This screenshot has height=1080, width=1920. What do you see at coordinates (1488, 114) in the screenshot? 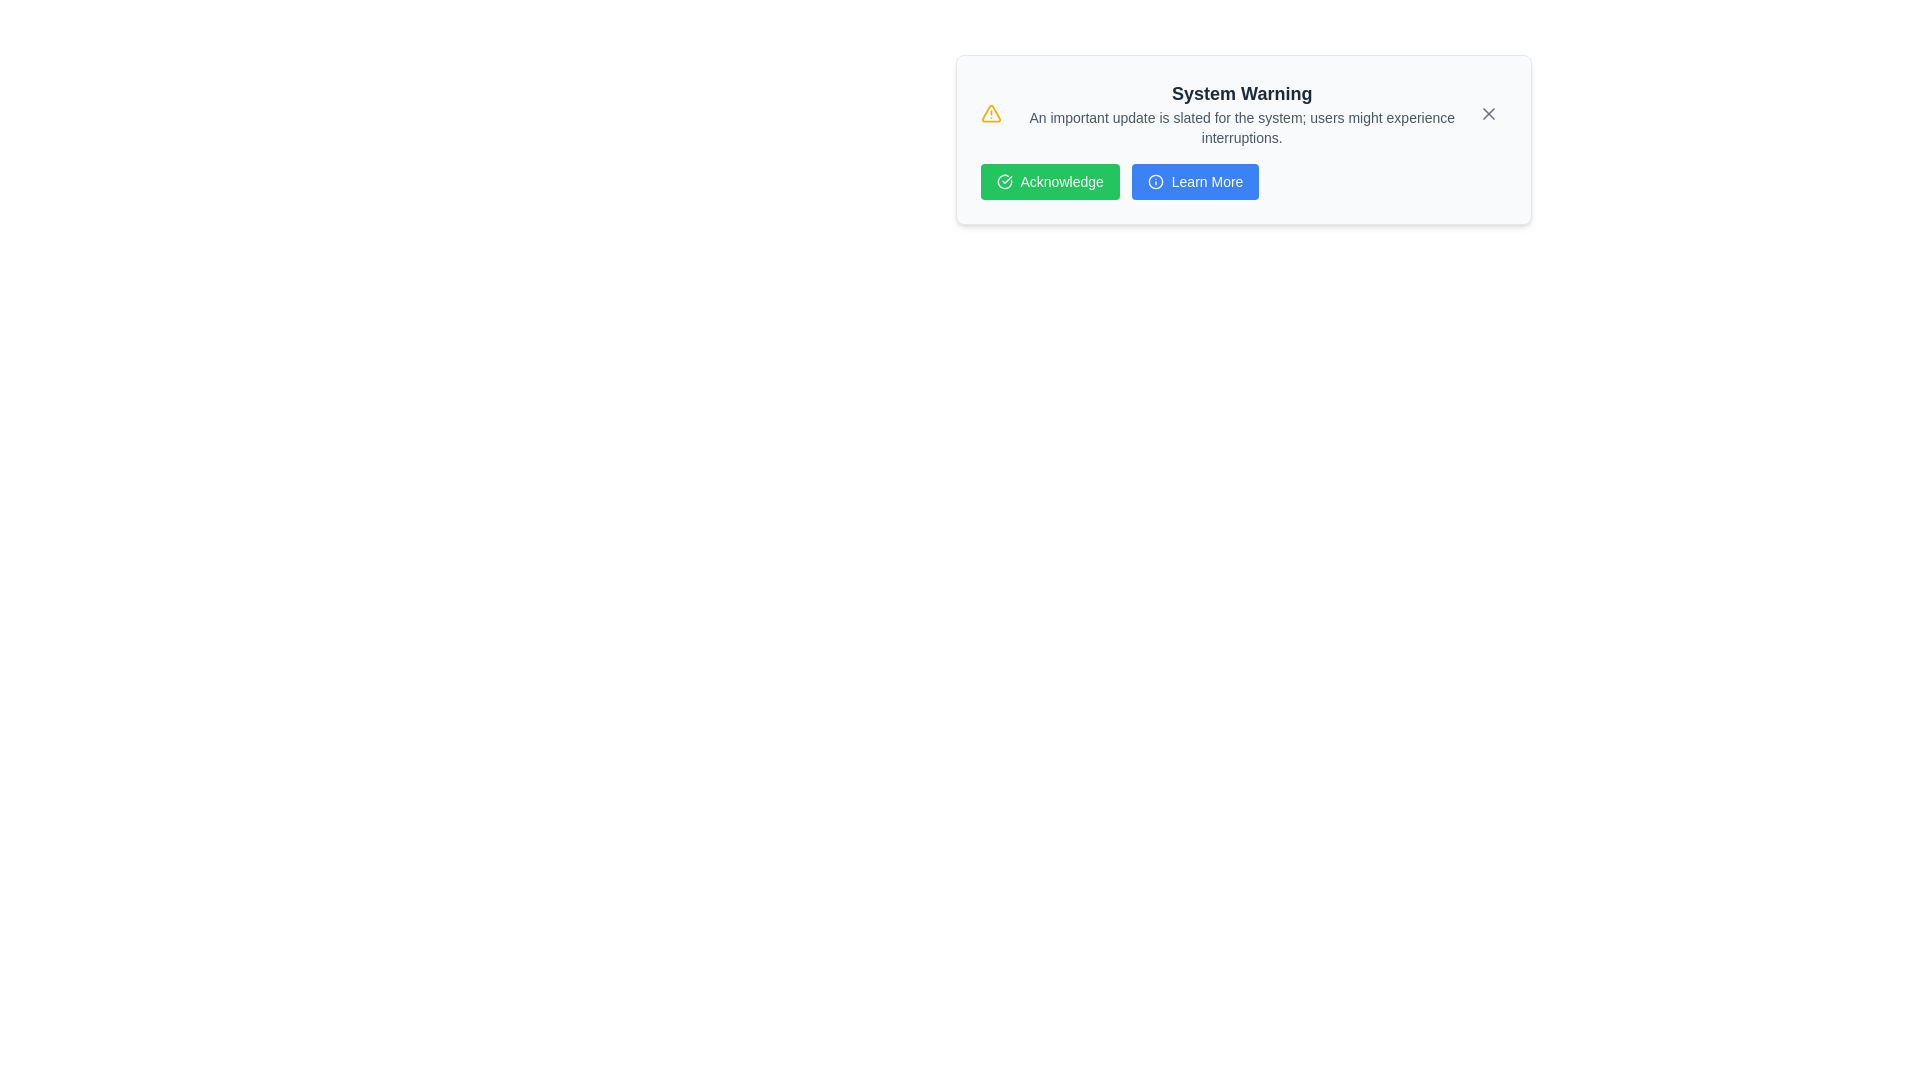
I see `the dismiss button located at the top-right corner of the notification panel next to the 'System Warning' header` at bounding box center [1488, 114].